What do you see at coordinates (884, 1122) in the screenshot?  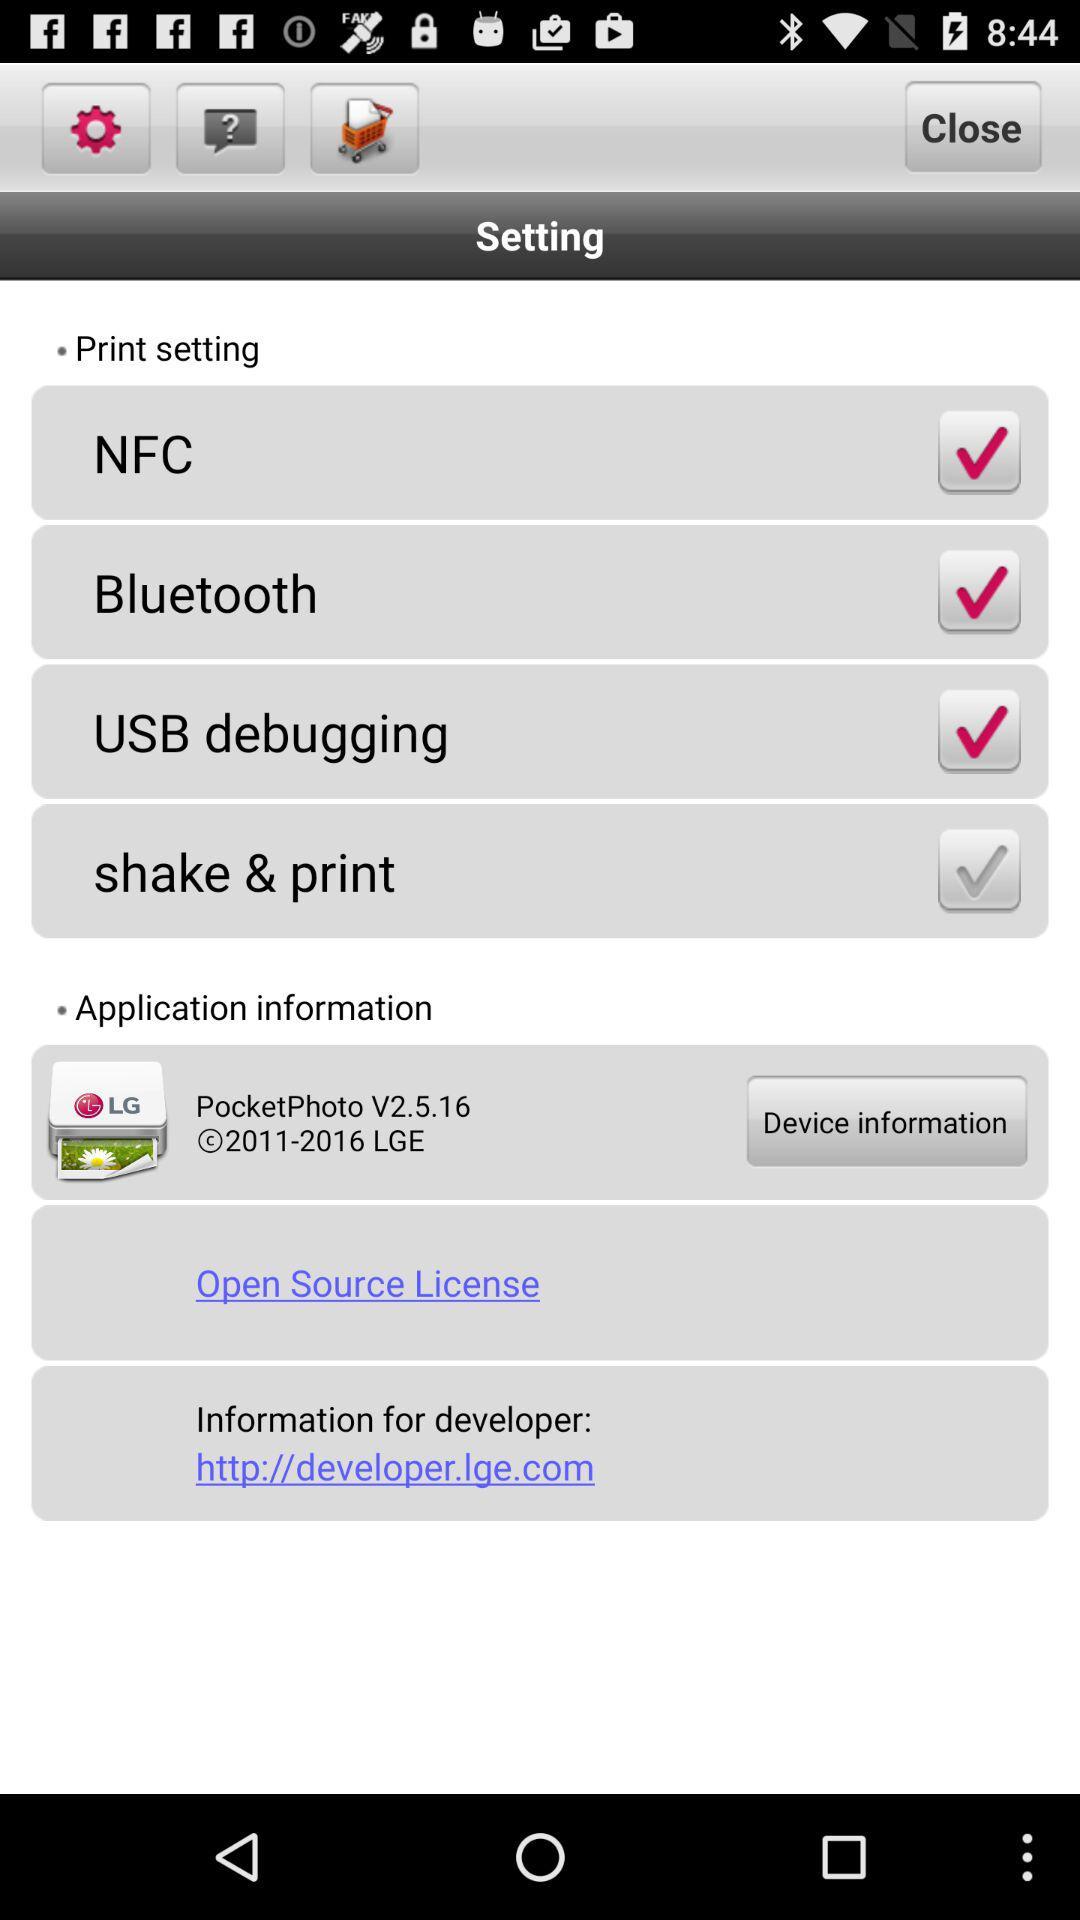 I see `device information item` at bounding box center [884, 1122].